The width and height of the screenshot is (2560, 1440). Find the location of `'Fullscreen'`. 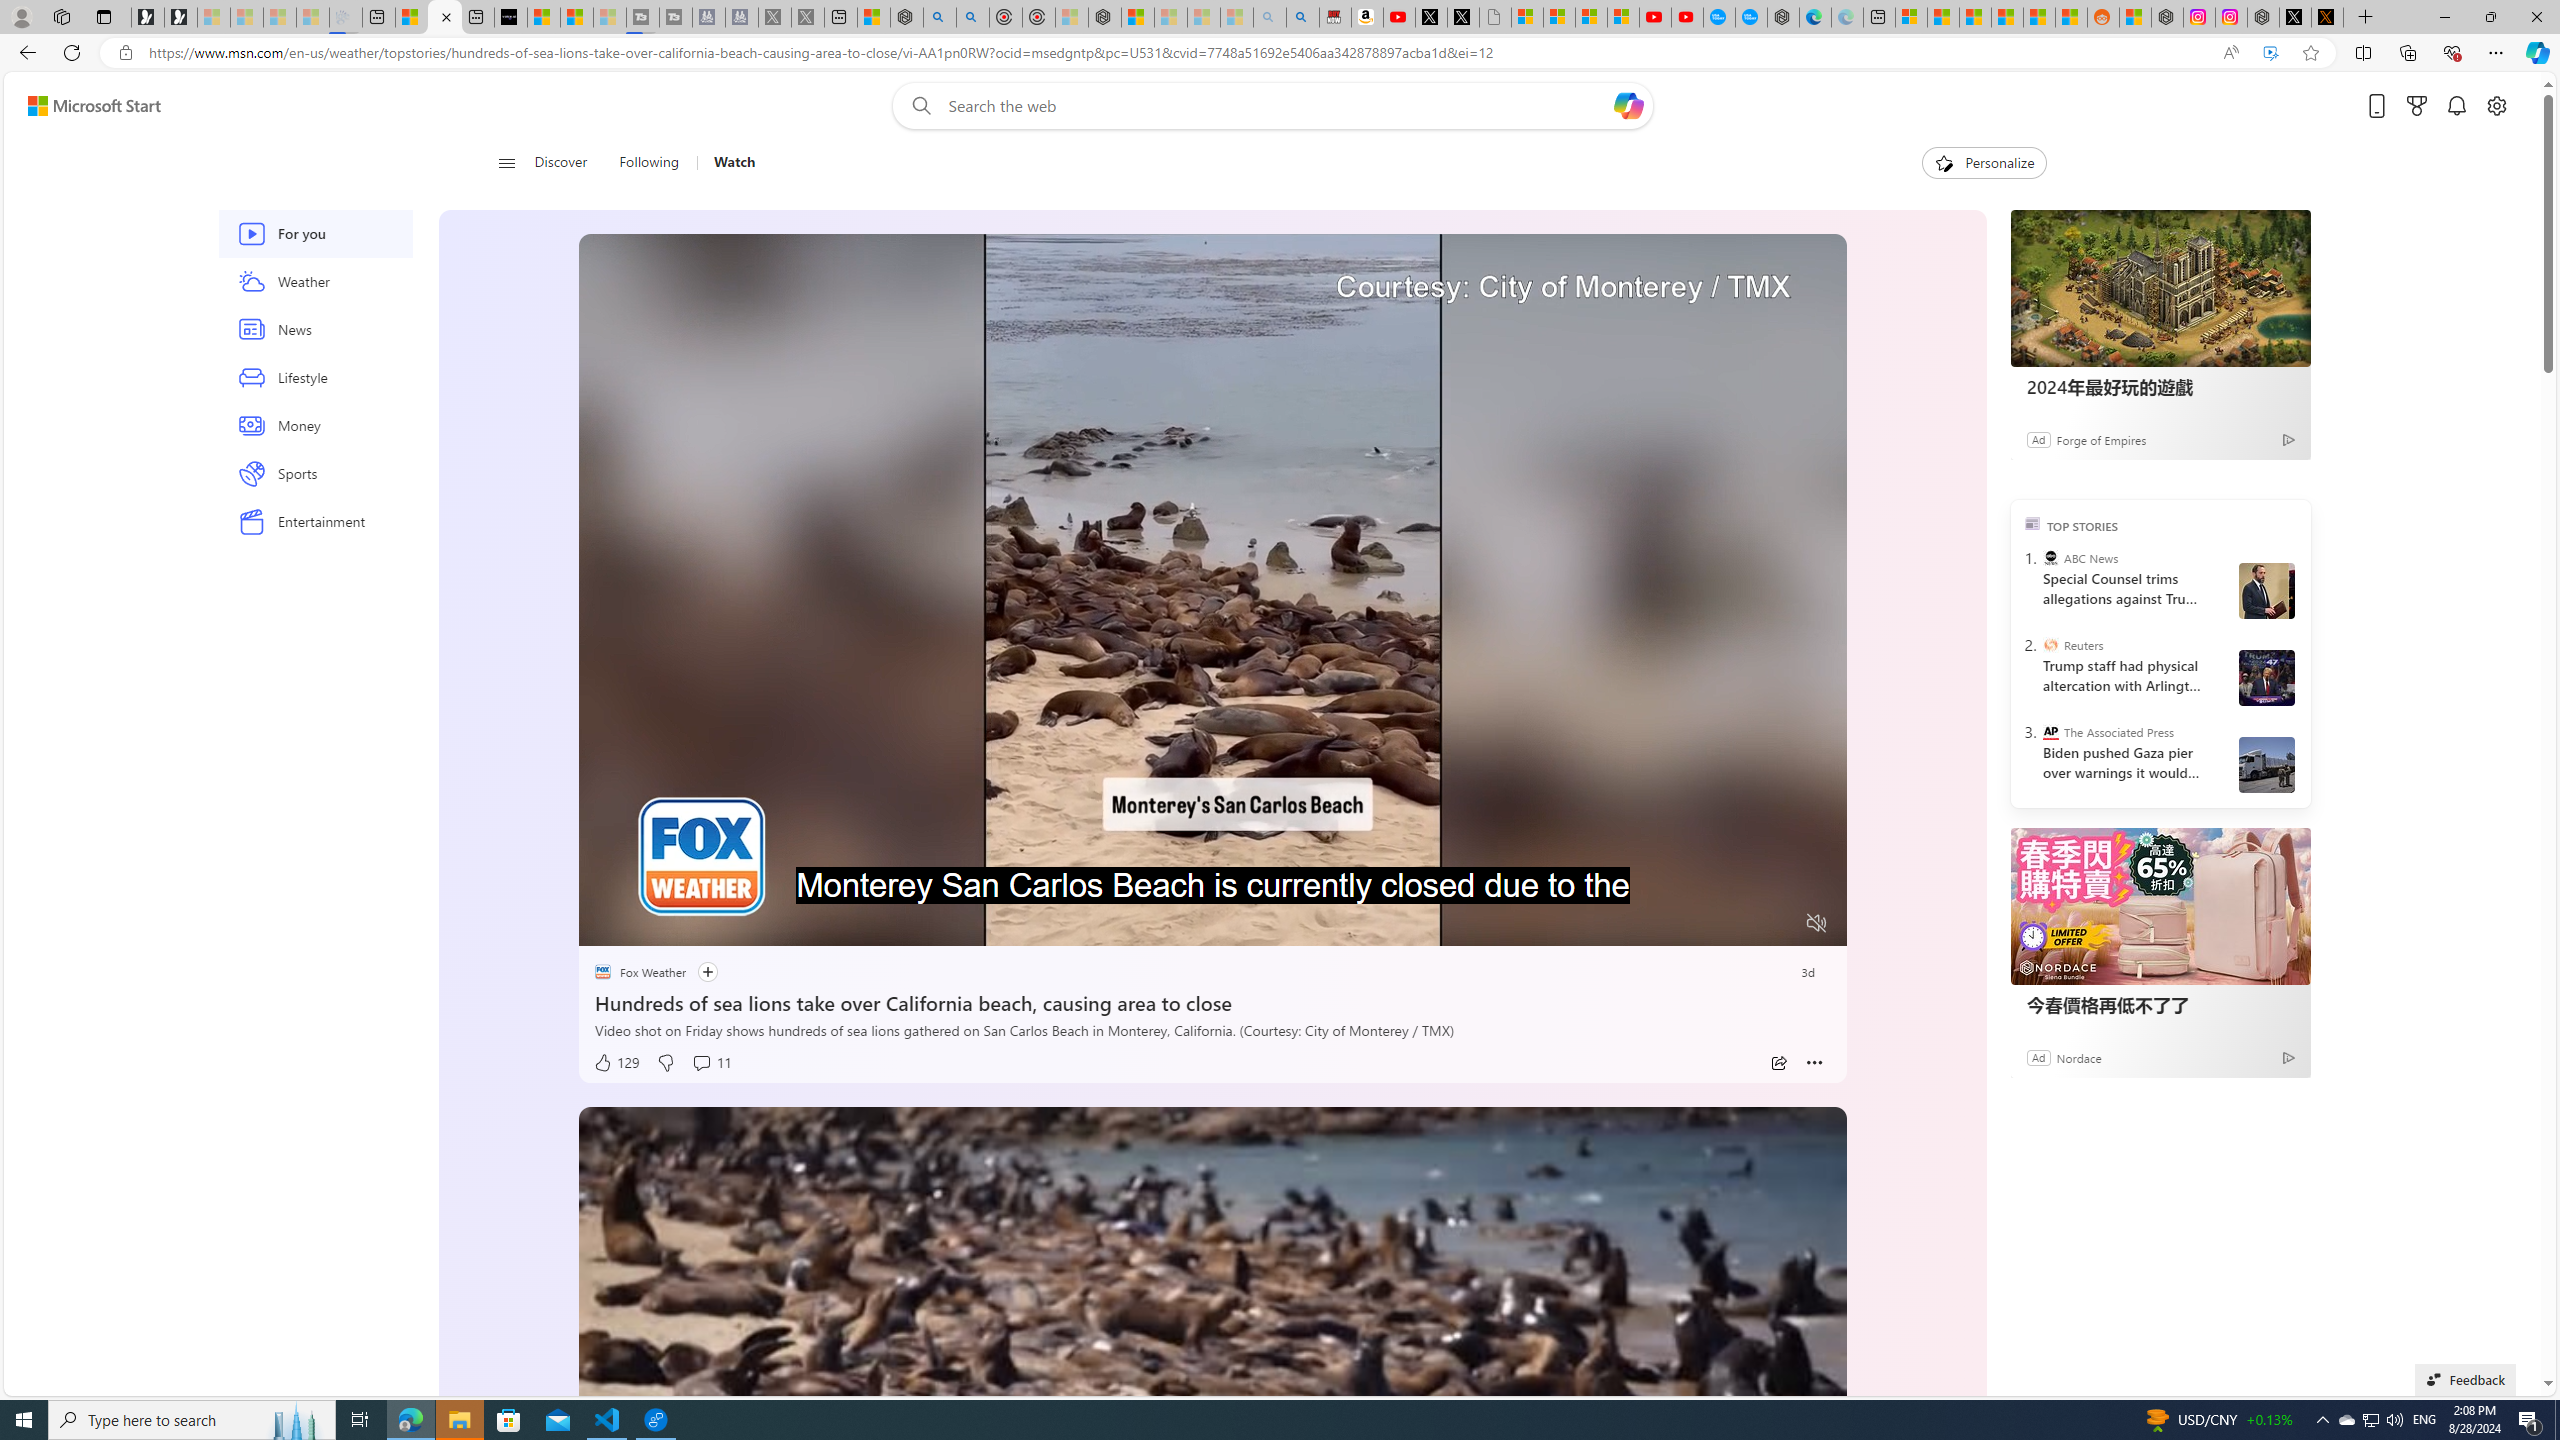

'Fullscreen' is located at coordinates (1778, 923).